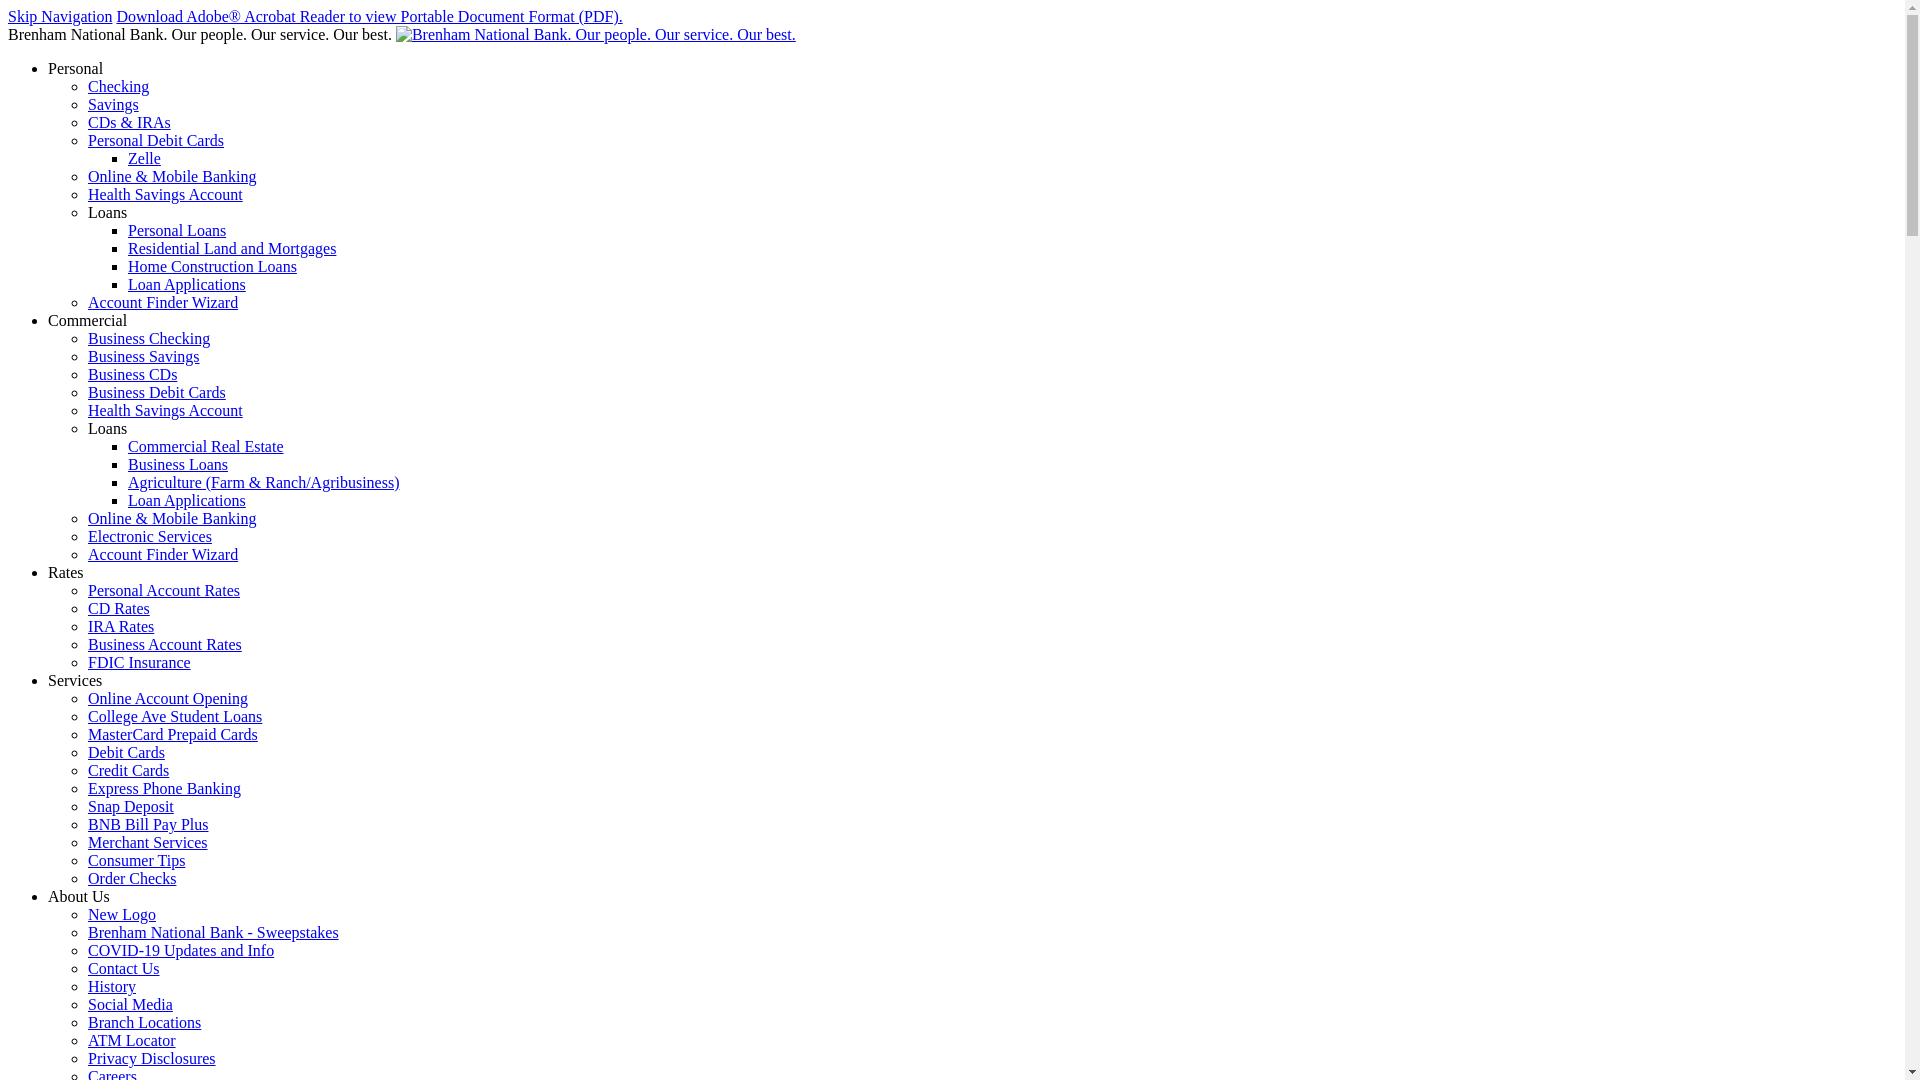 The height and width of the screenshot is (1080, 1920). Describe the element at coordinates (127, 769) in the screenshot. I see `'Credit Cards'` at that location.